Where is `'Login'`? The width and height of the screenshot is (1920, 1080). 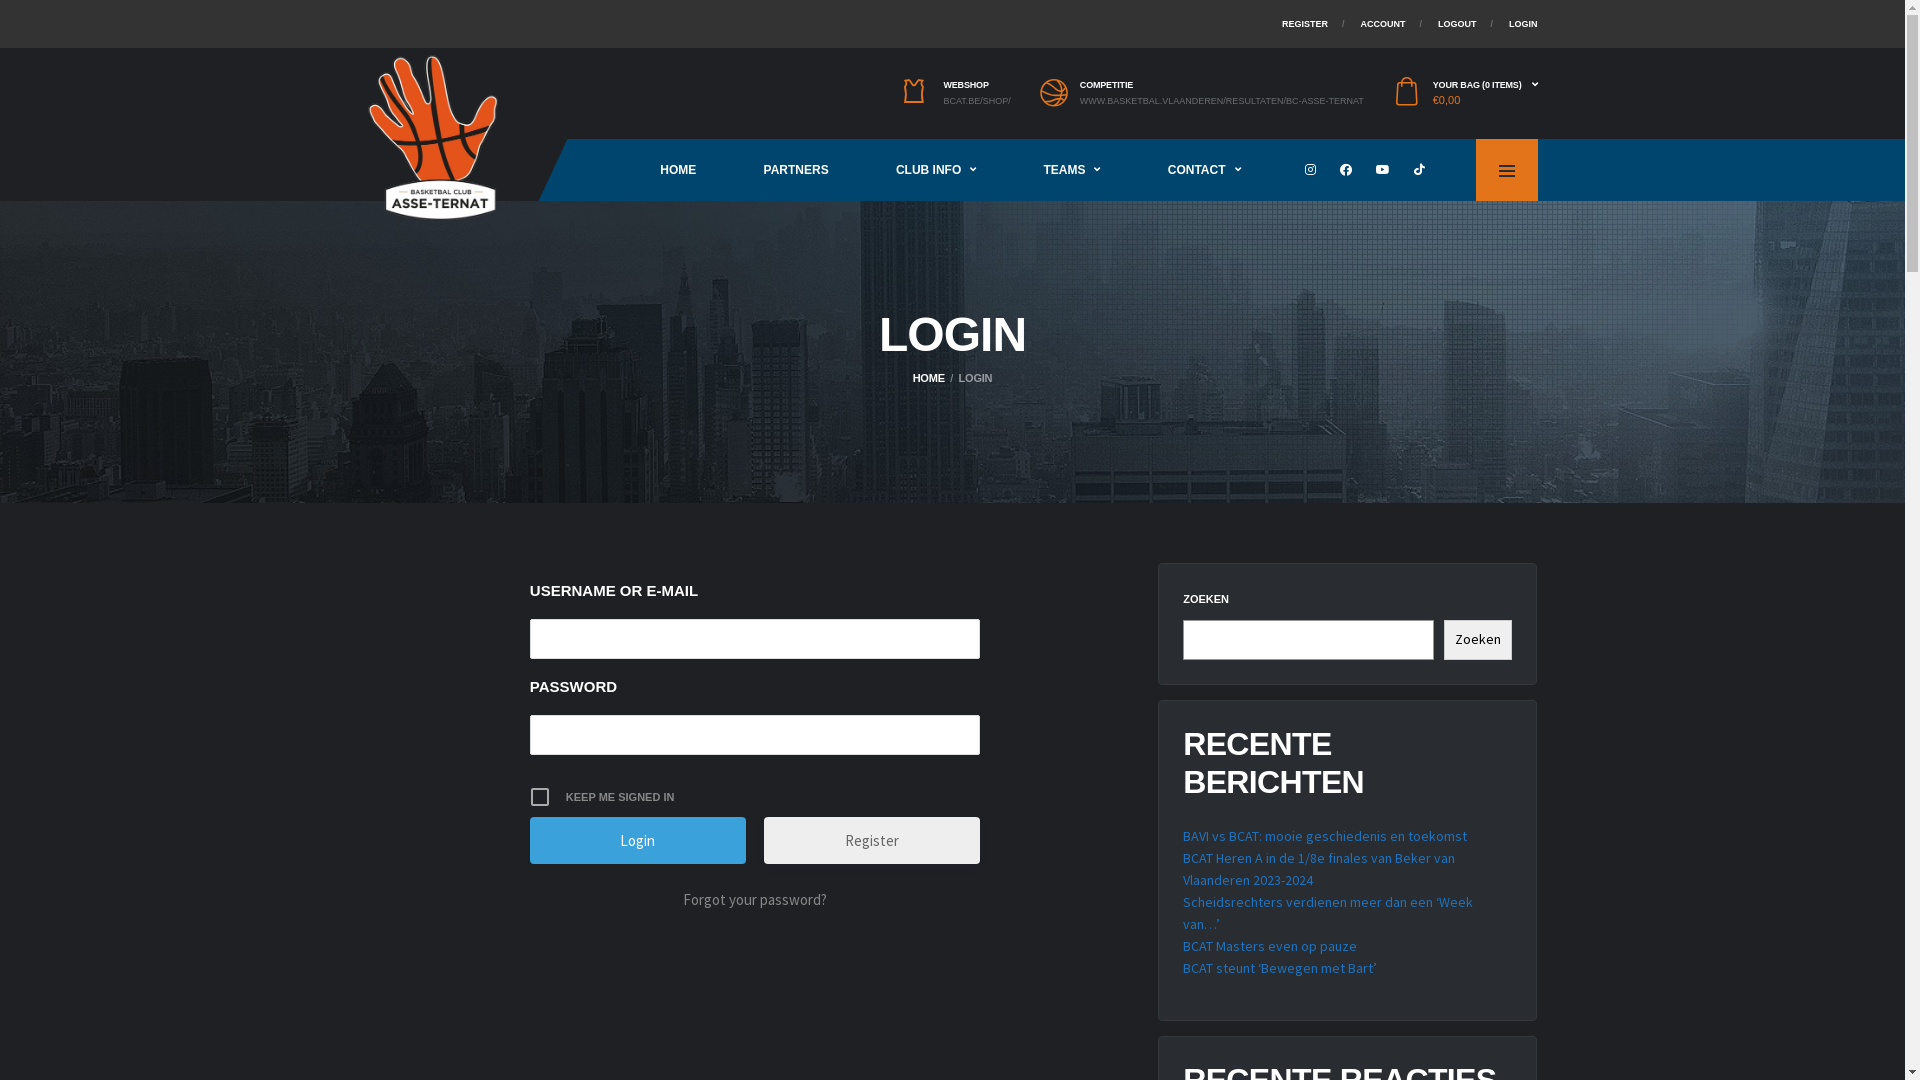
'Login' is located at coordinates (637, 840).